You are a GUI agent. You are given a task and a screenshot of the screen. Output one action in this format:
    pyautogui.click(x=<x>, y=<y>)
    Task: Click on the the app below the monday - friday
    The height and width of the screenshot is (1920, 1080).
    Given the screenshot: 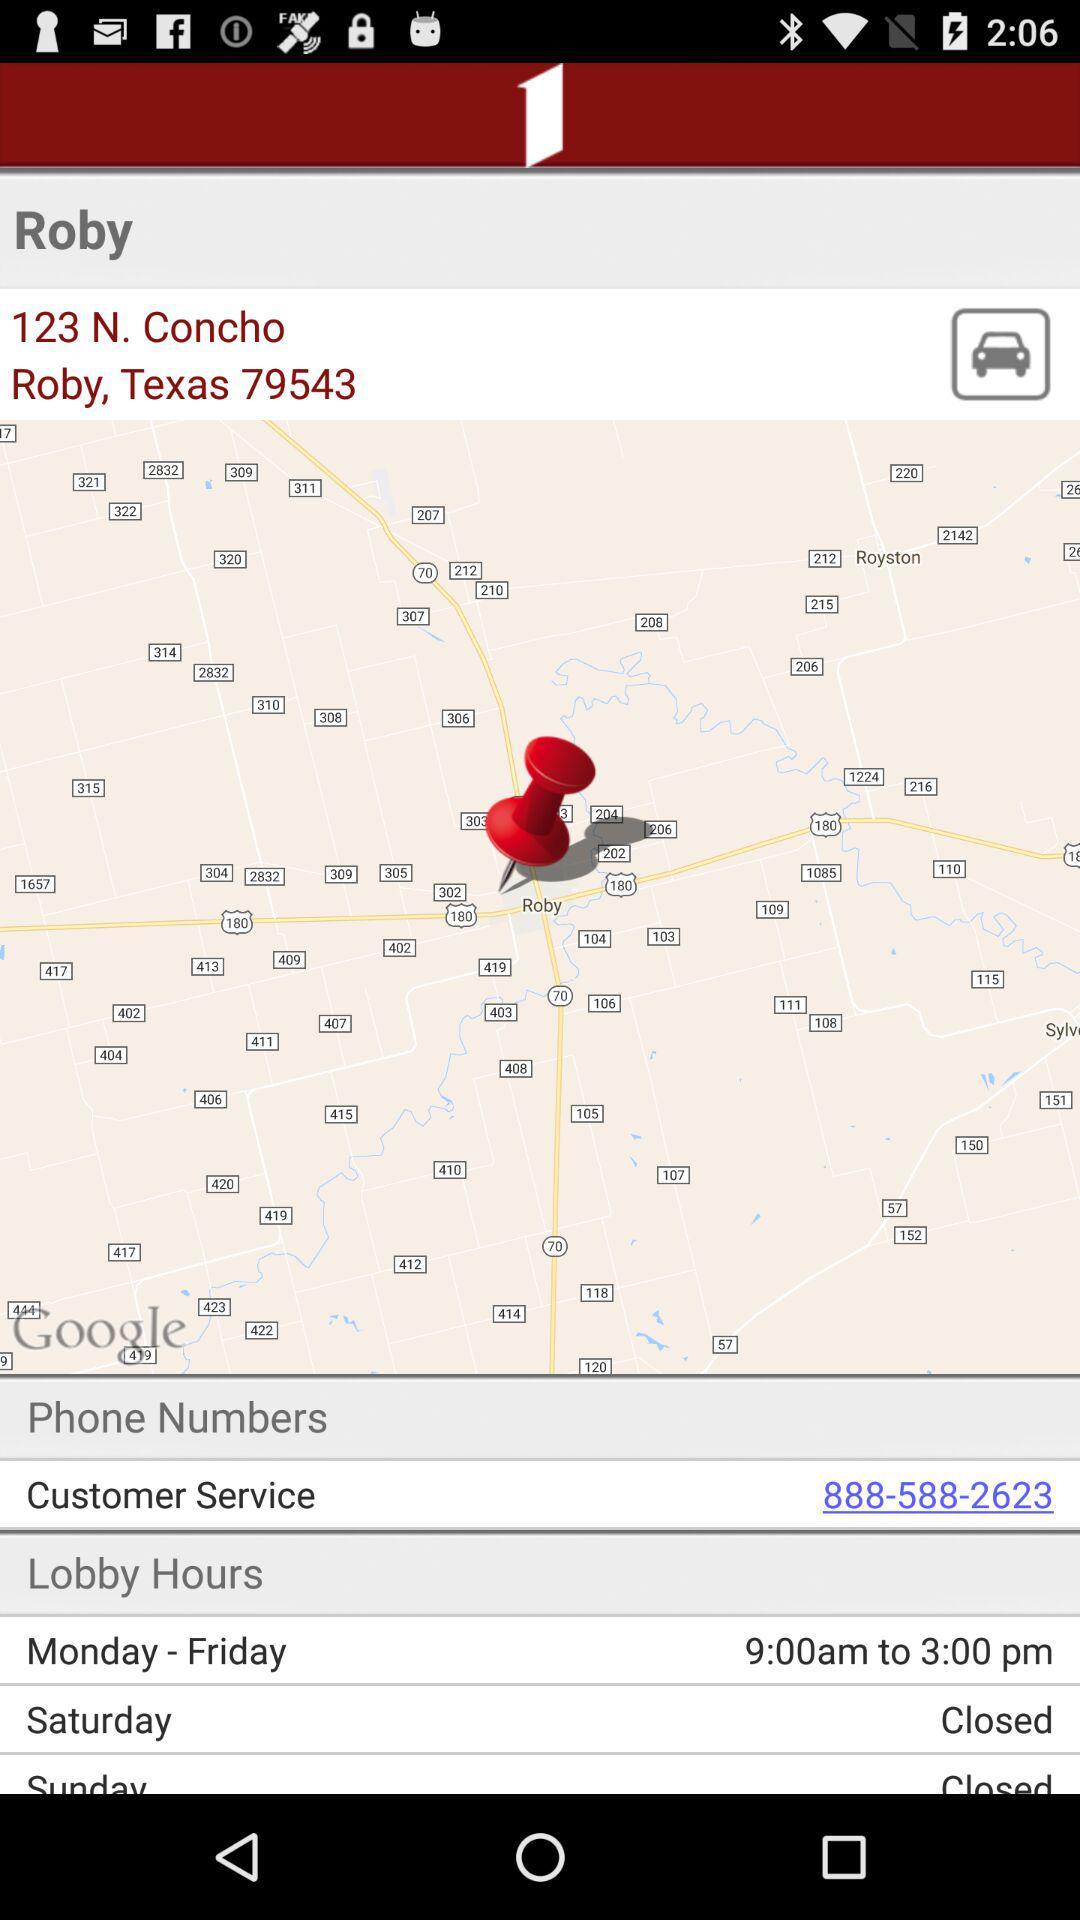 What is the action you would take?
    pyautogui.click(x=290, y=1717)
    